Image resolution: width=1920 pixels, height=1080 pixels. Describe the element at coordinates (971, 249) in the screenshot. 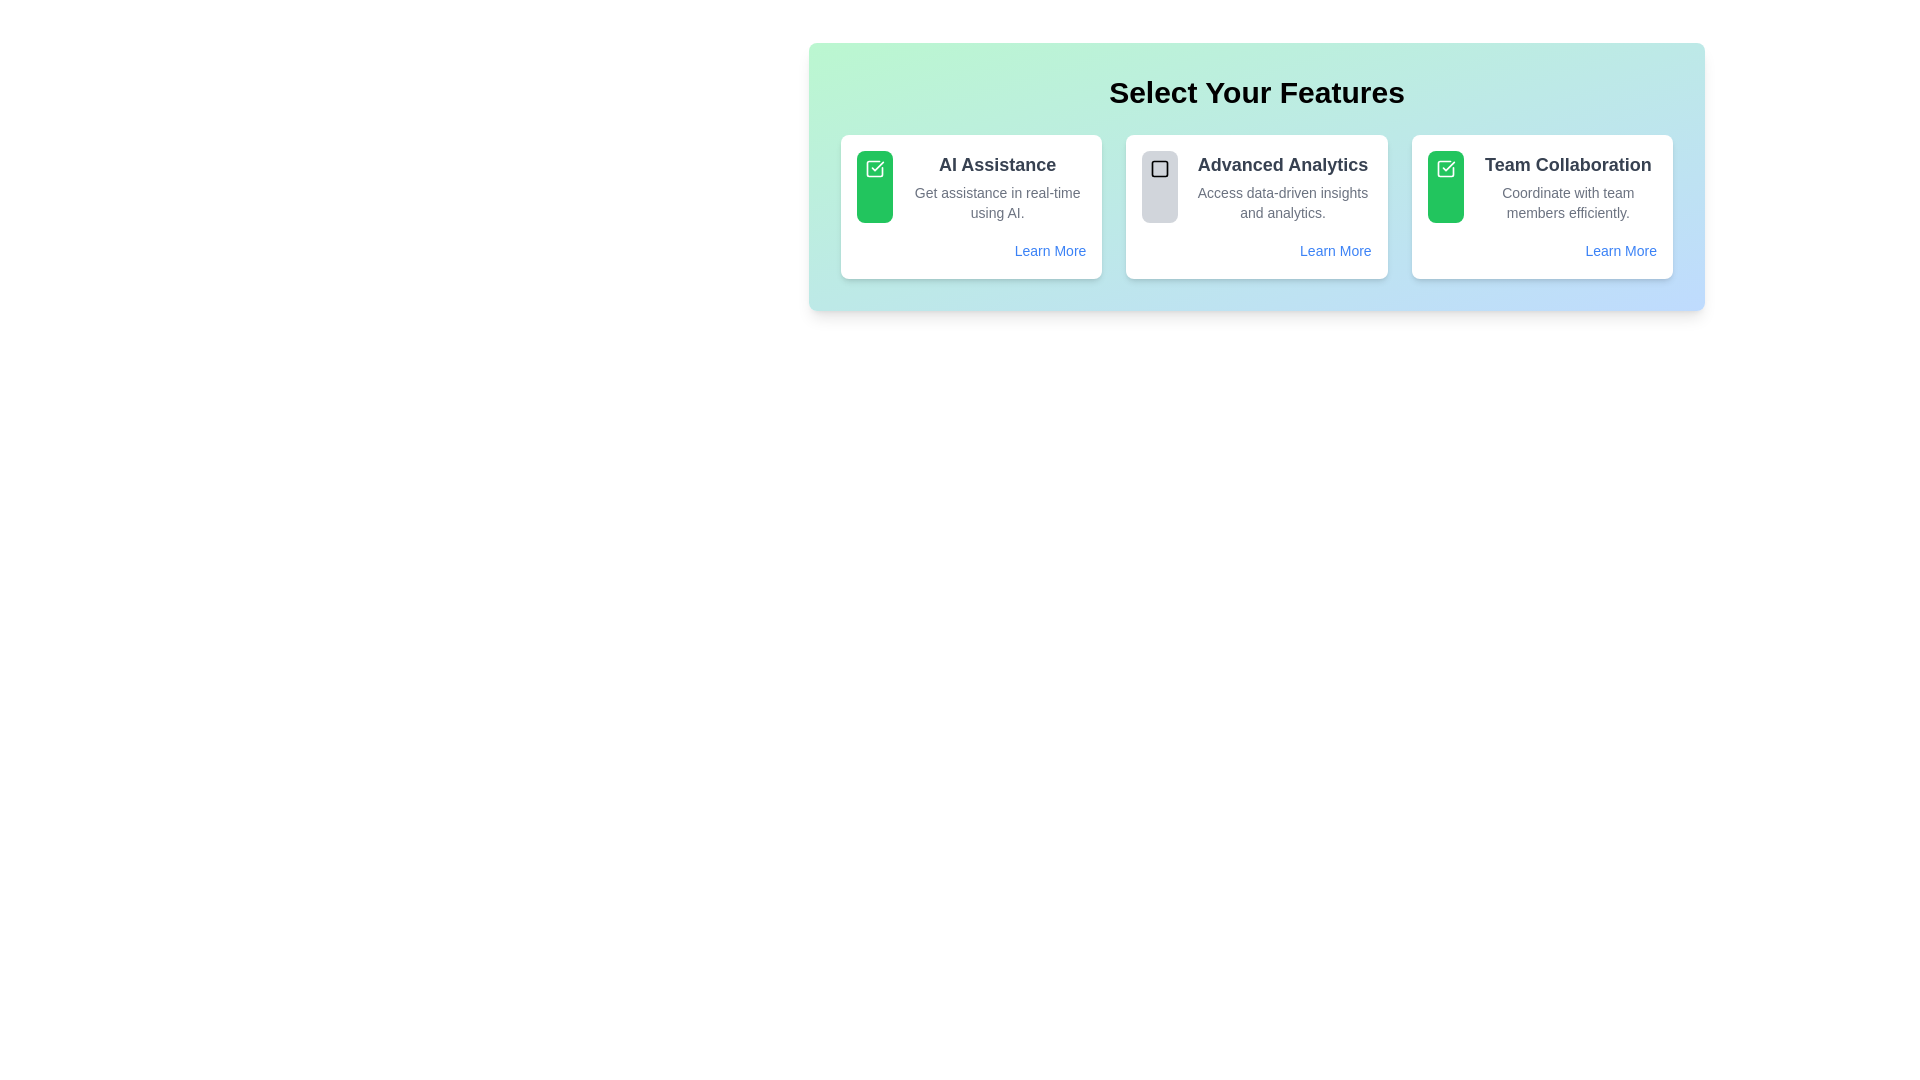

I see `the hyperlink located at the bottom-right of the 'AI Assistance' card in the feature selection panel` at that location.